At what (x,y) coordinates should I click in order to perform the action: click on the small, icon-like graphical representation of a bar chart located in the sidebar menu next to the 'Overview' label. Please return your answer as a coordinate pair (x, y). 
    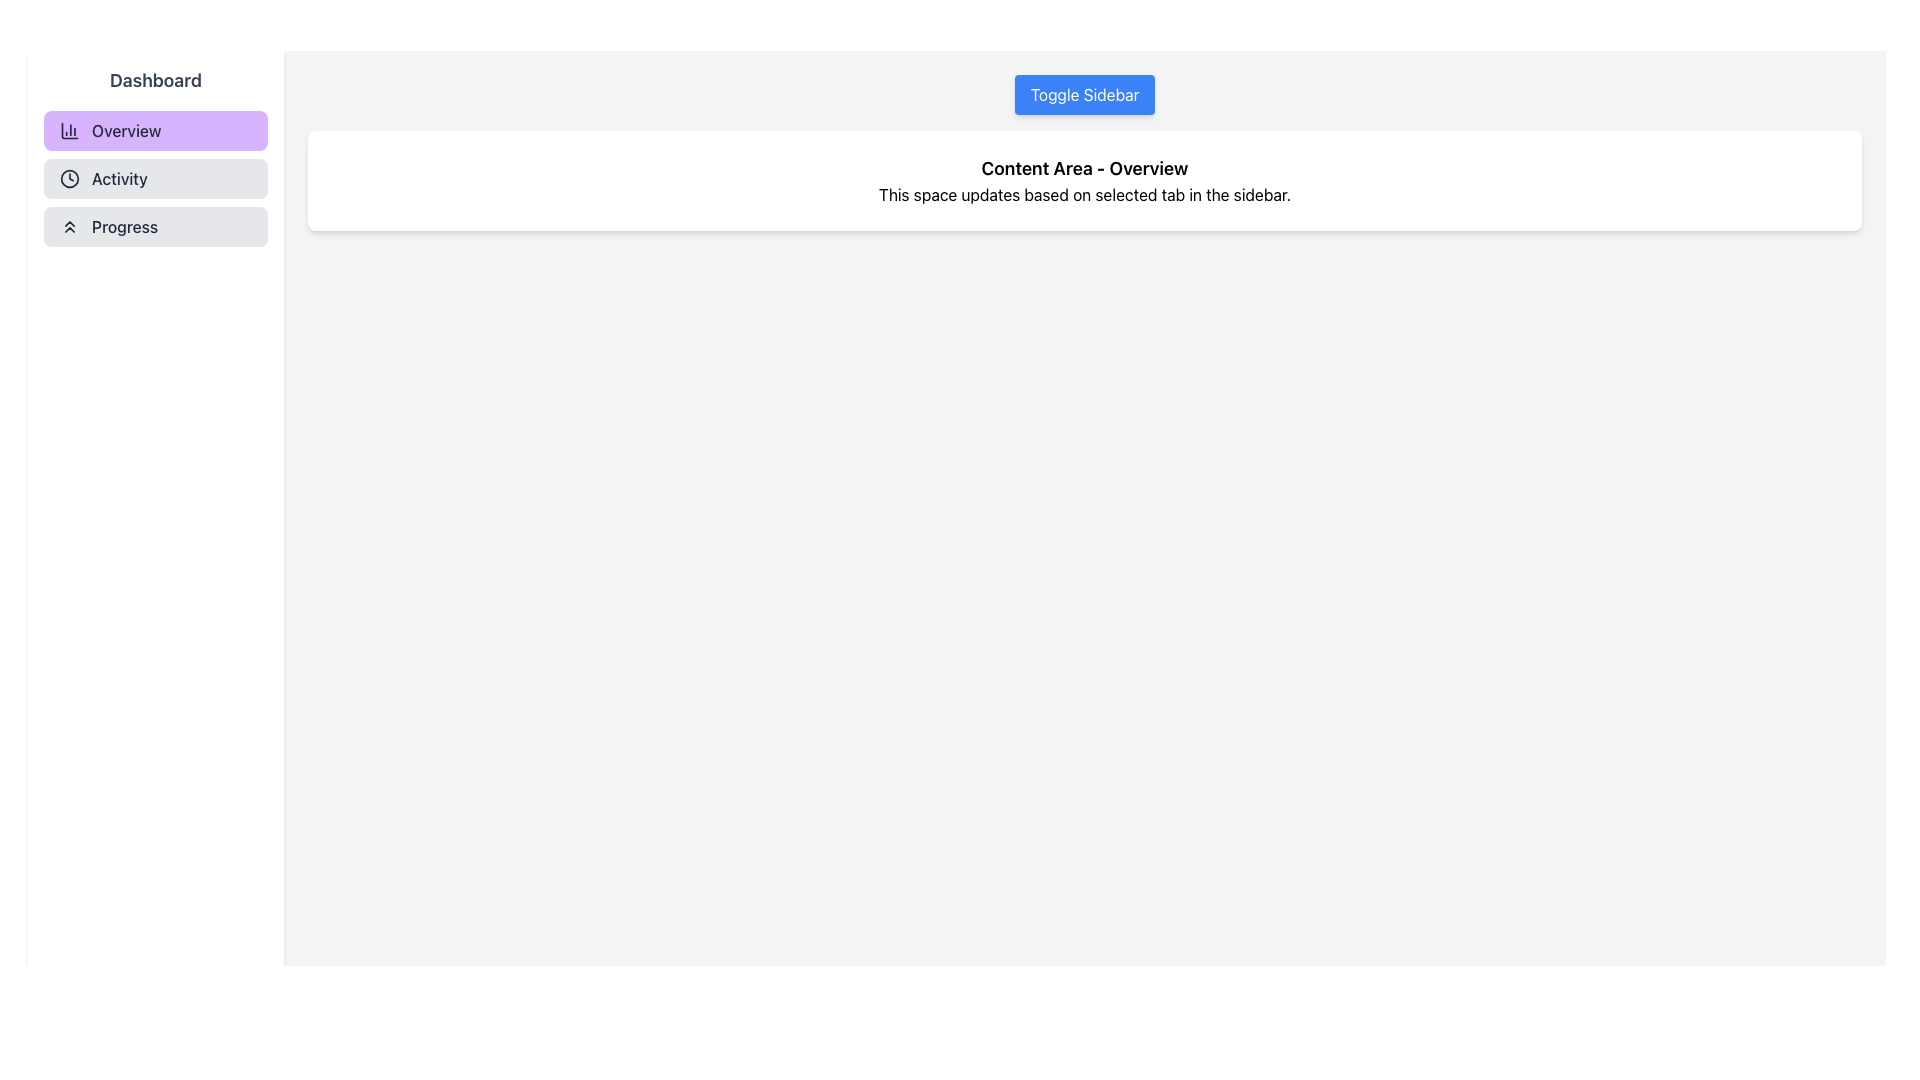
    Looking at the image, I should click on (70, 131).